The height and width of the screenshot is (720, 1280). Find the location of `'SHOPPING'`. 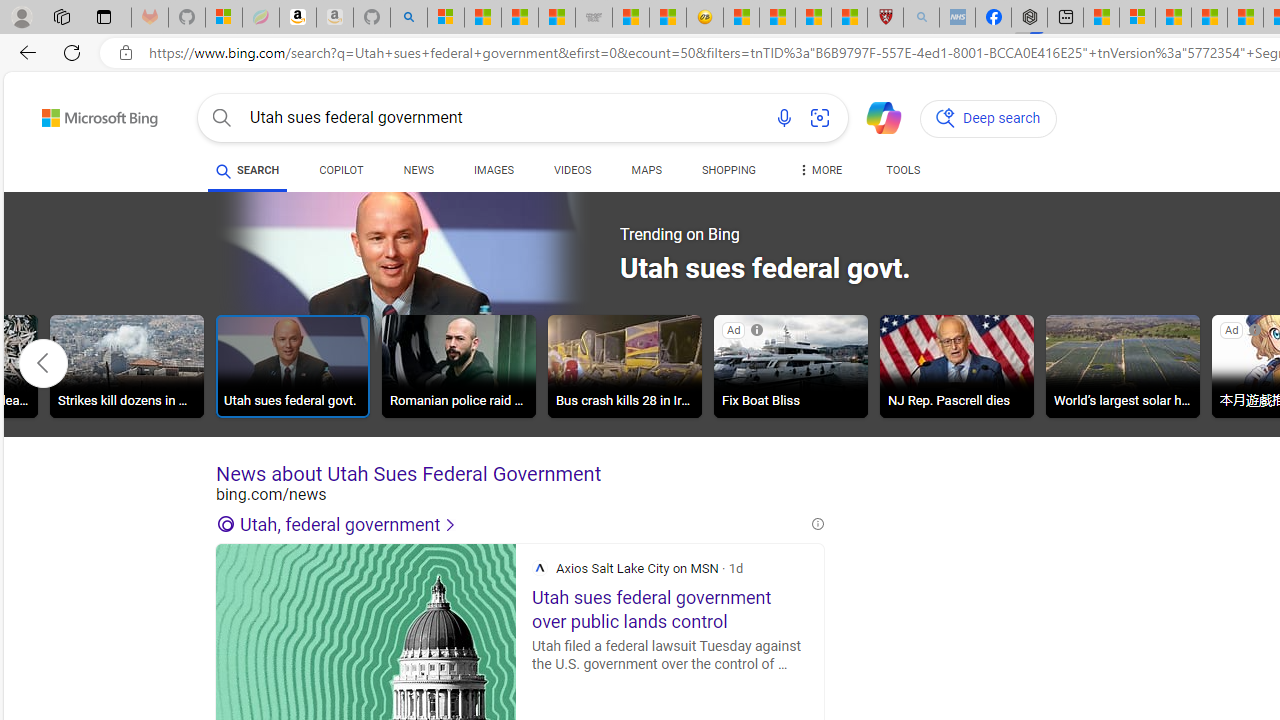

'SHOPPING' is located at coordinates (727, 172).